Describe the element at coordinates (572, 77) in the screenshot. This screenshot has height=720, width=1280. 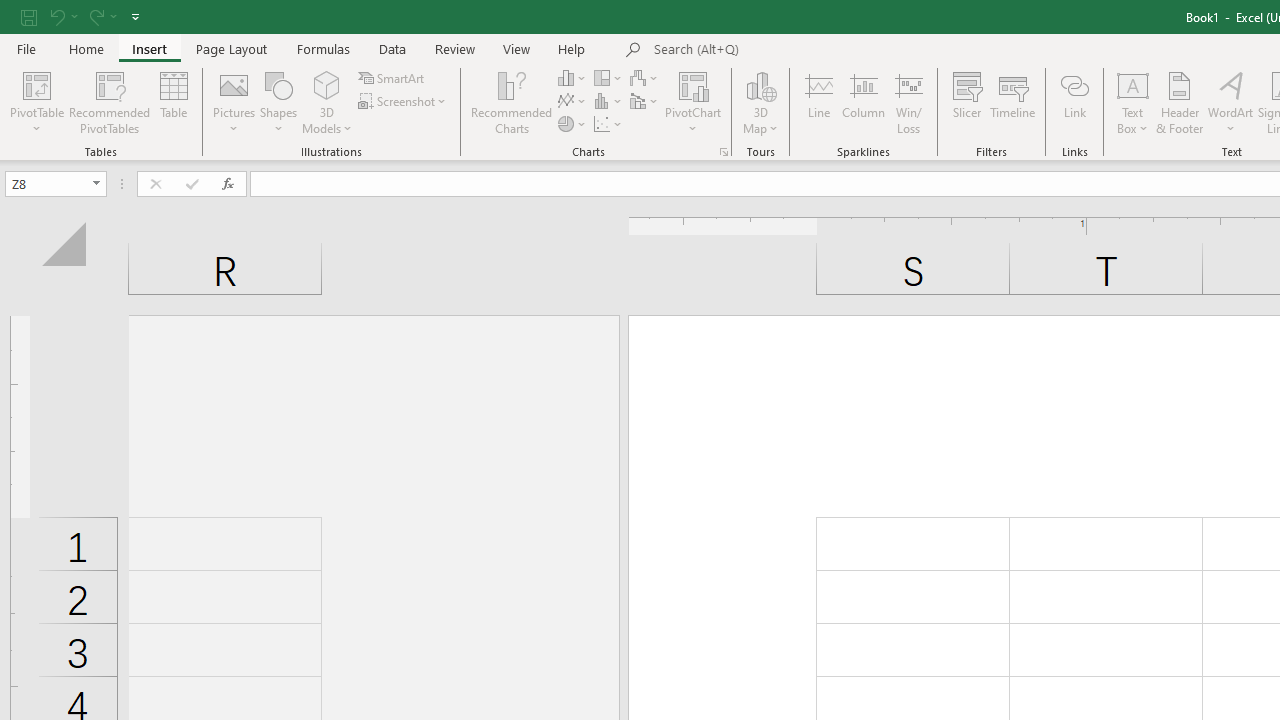
I see `'Insert Column or Bar Chart'` at that location.